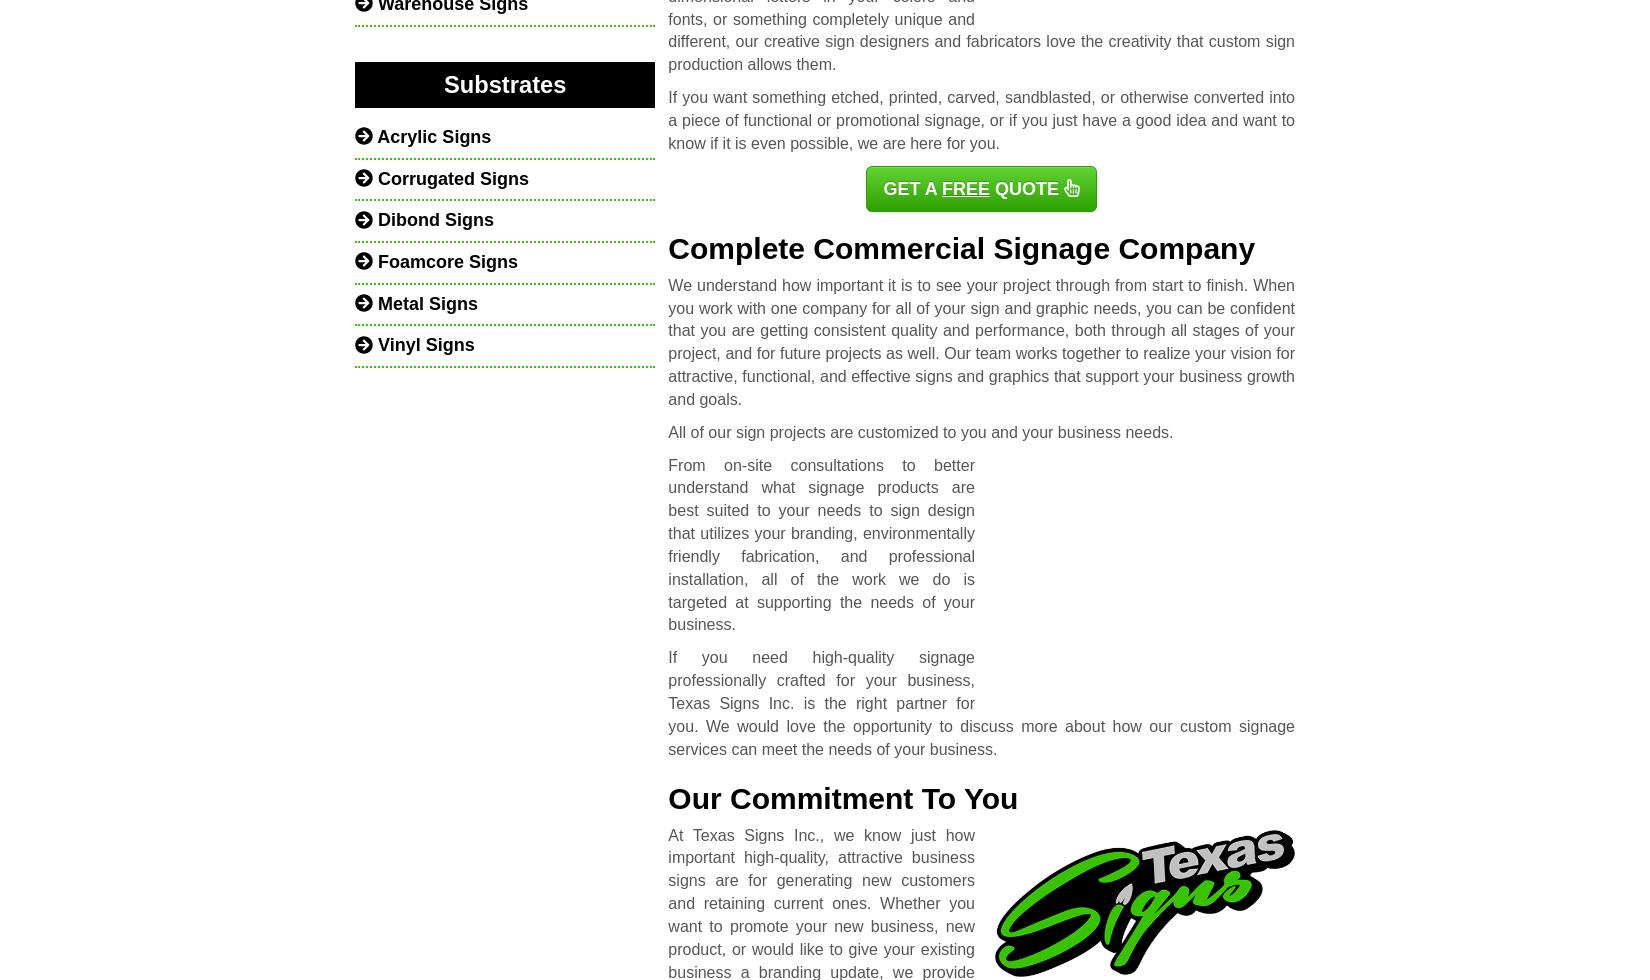 The image size is (1650, 980). Describe the element at coordinates (373, 220) in the screenshot. I see `'Dibond Signs'` at that location.